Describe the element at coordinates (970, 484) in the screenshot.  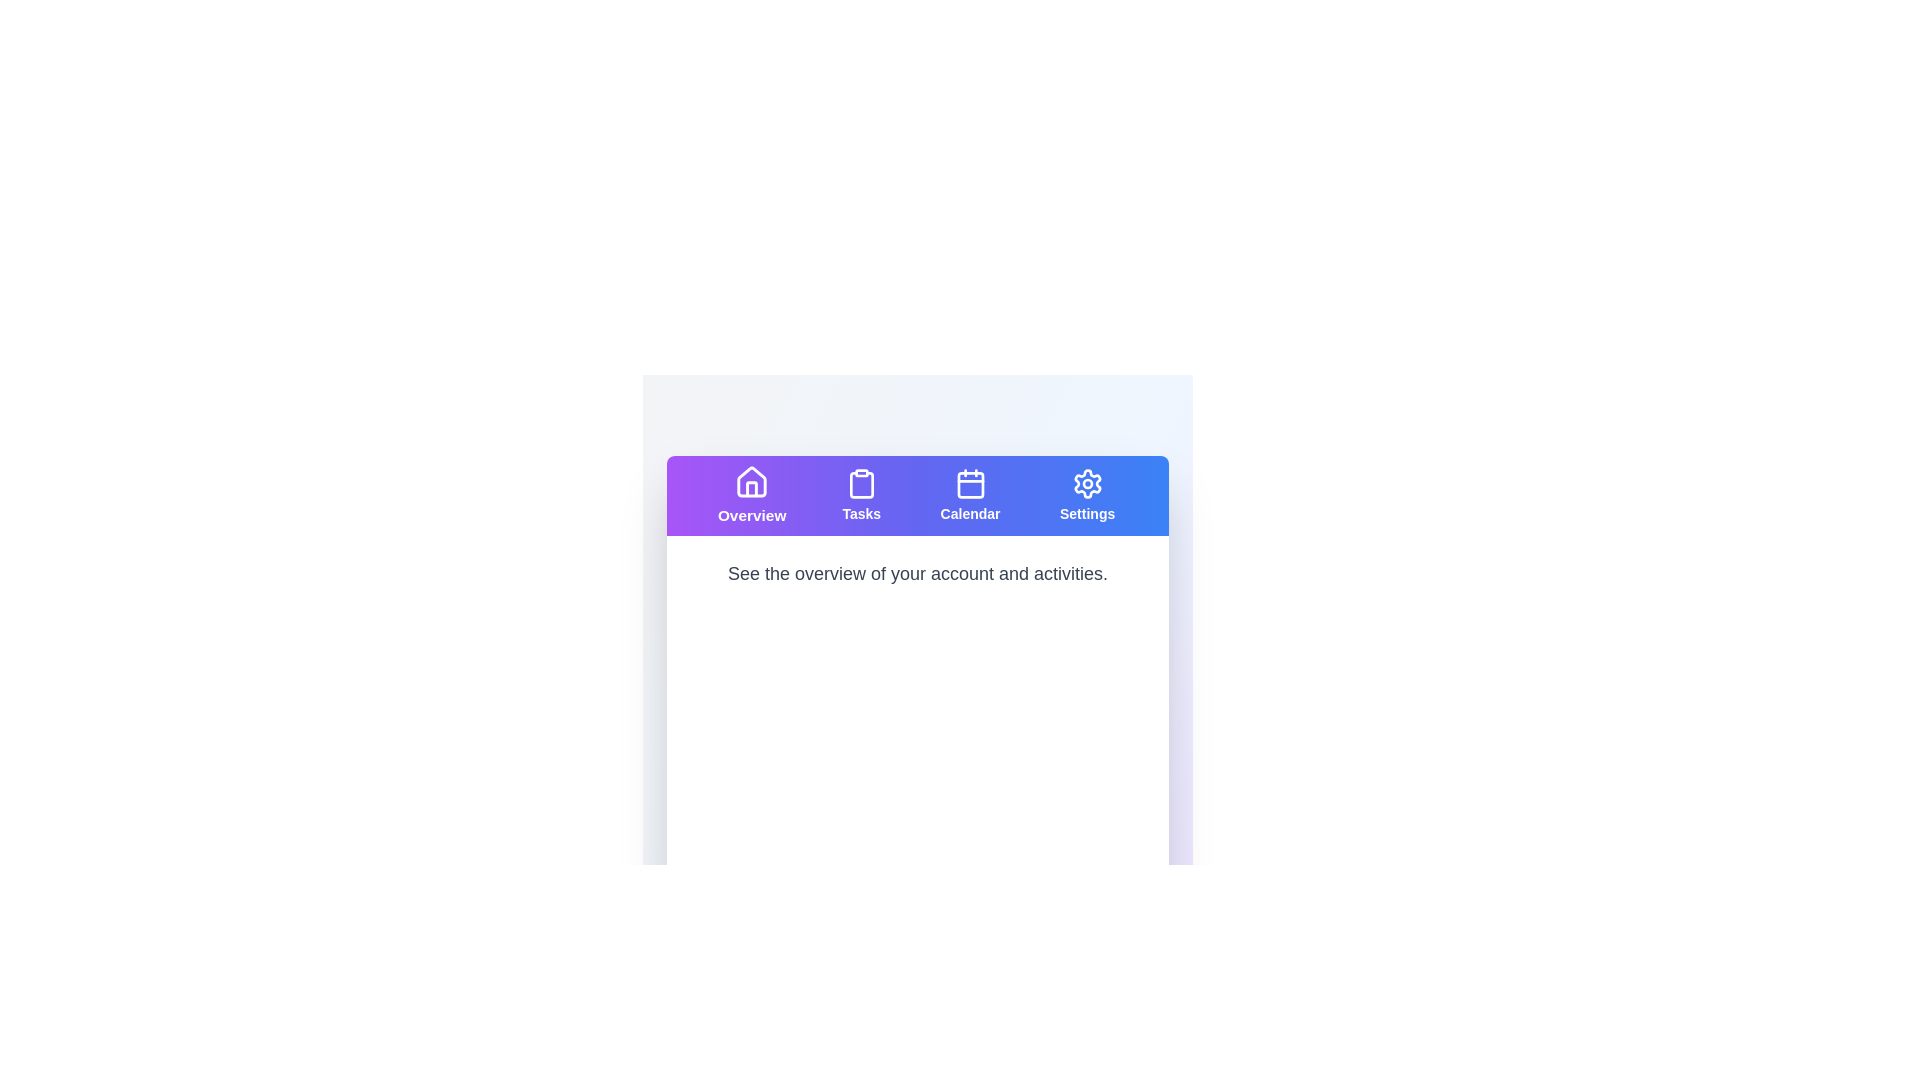
I see `the calendar icon located in the top navigation bar, which has a blue background and white outline` at that location.